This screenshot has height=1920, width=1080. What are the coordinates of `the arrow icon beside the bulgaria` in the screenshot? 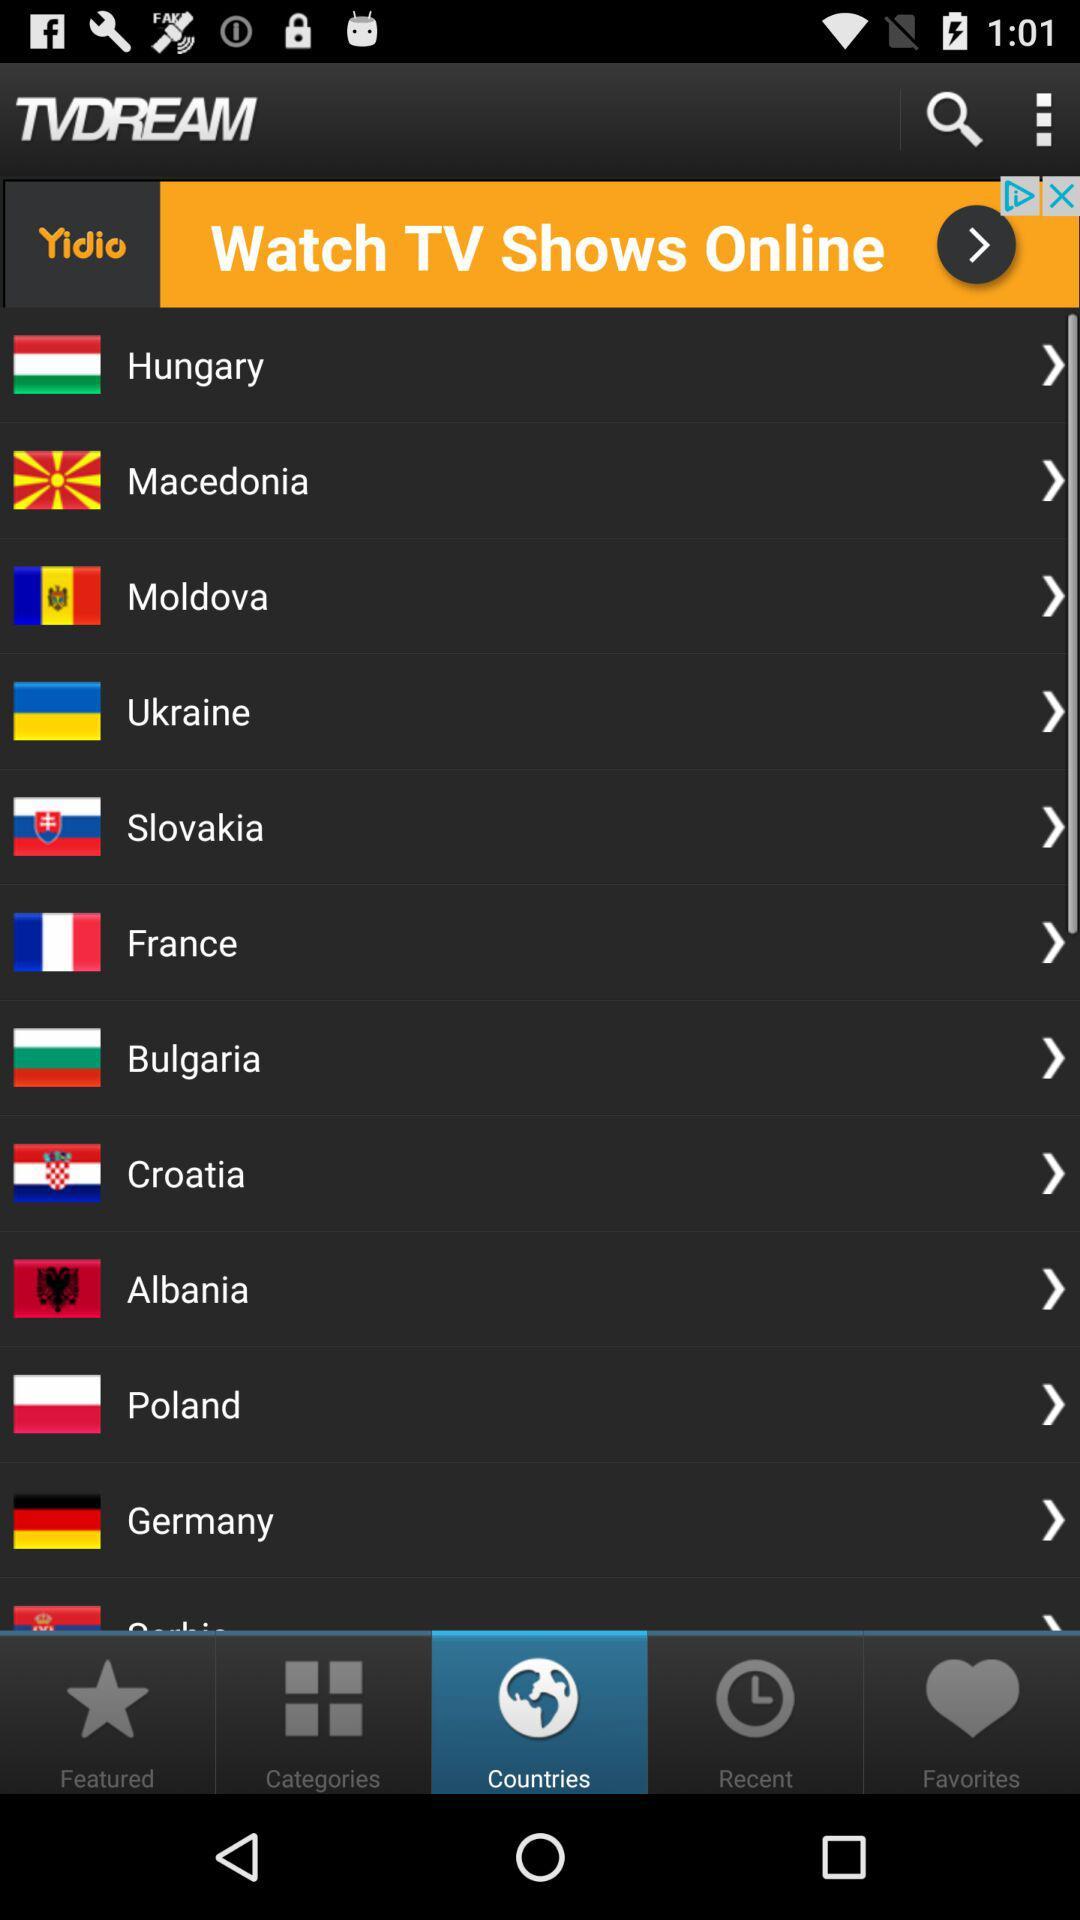 It's located at (1052, 1056).